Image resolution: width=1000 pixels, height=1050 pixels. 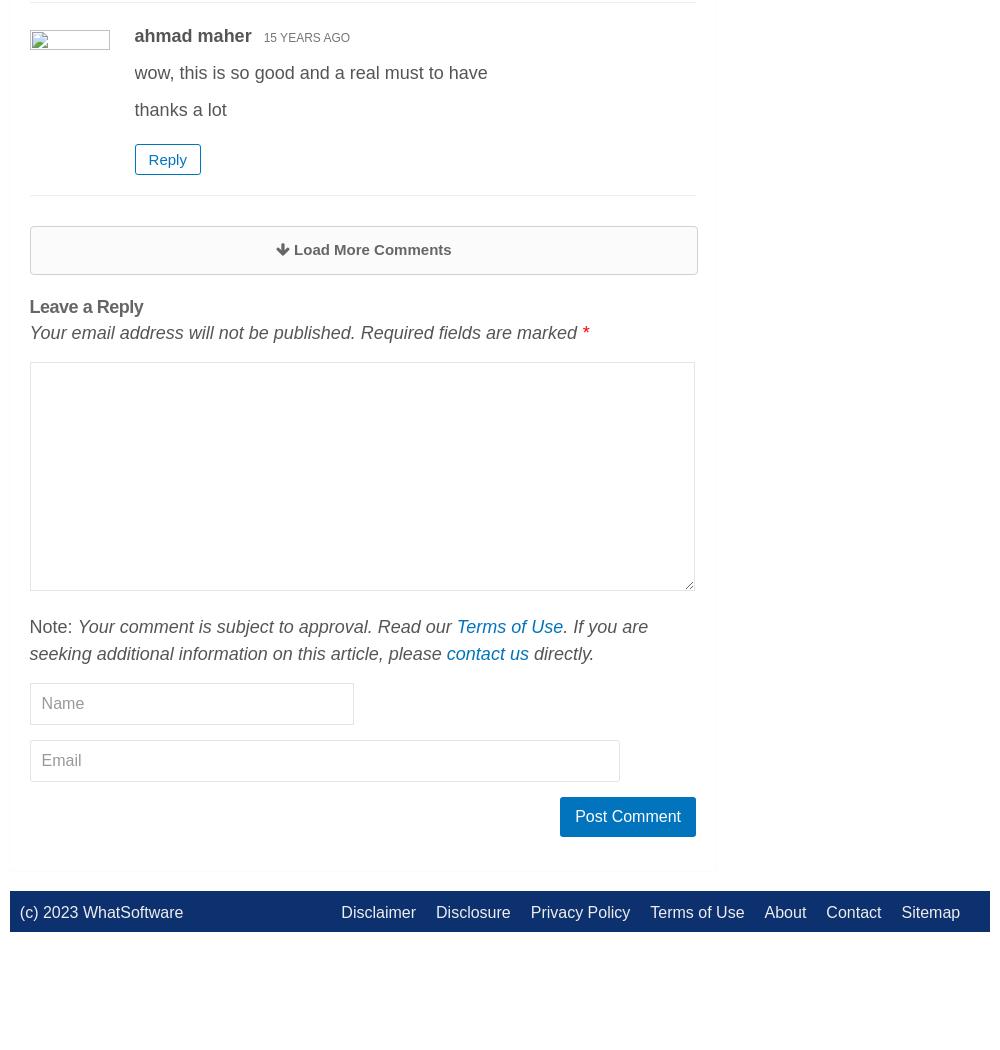 What do you see at coordinates (469, 332) in the screenshot?
I see `'Required fields are marked'` at bounding box center [469, 332].